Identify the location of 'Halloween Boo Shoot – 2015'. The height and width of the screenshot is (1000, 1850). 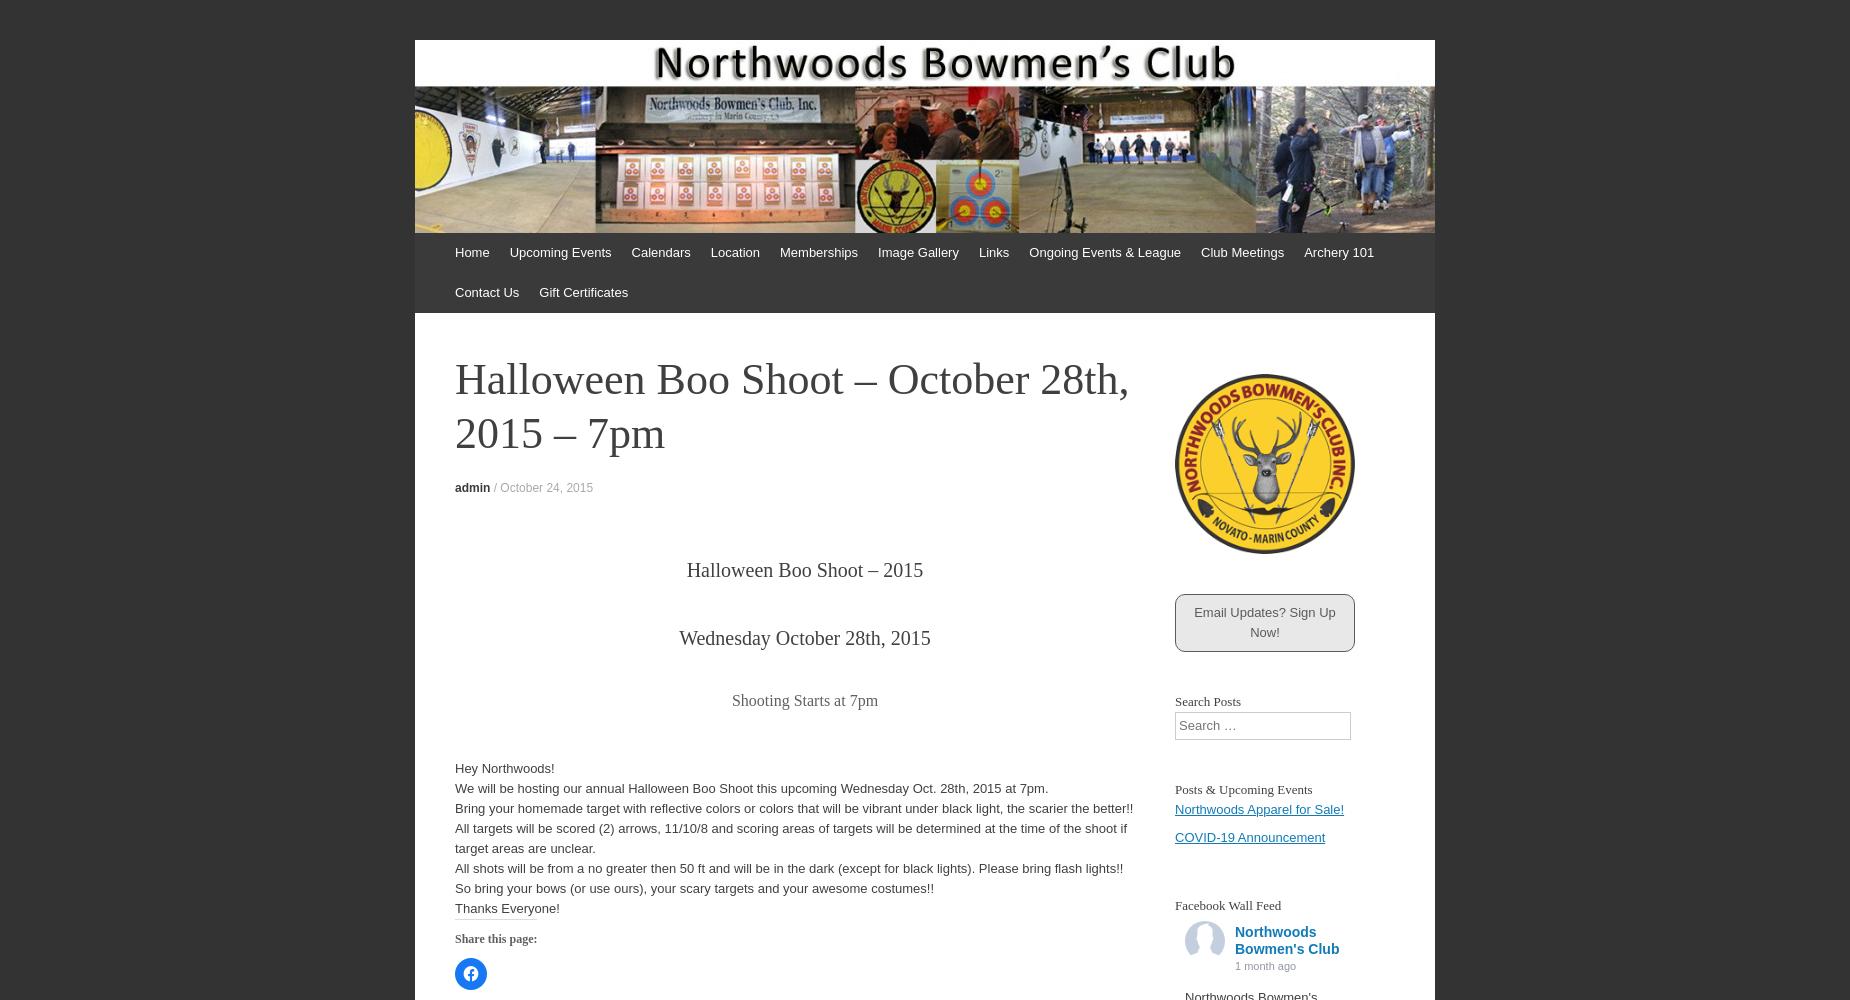
(804, 568).